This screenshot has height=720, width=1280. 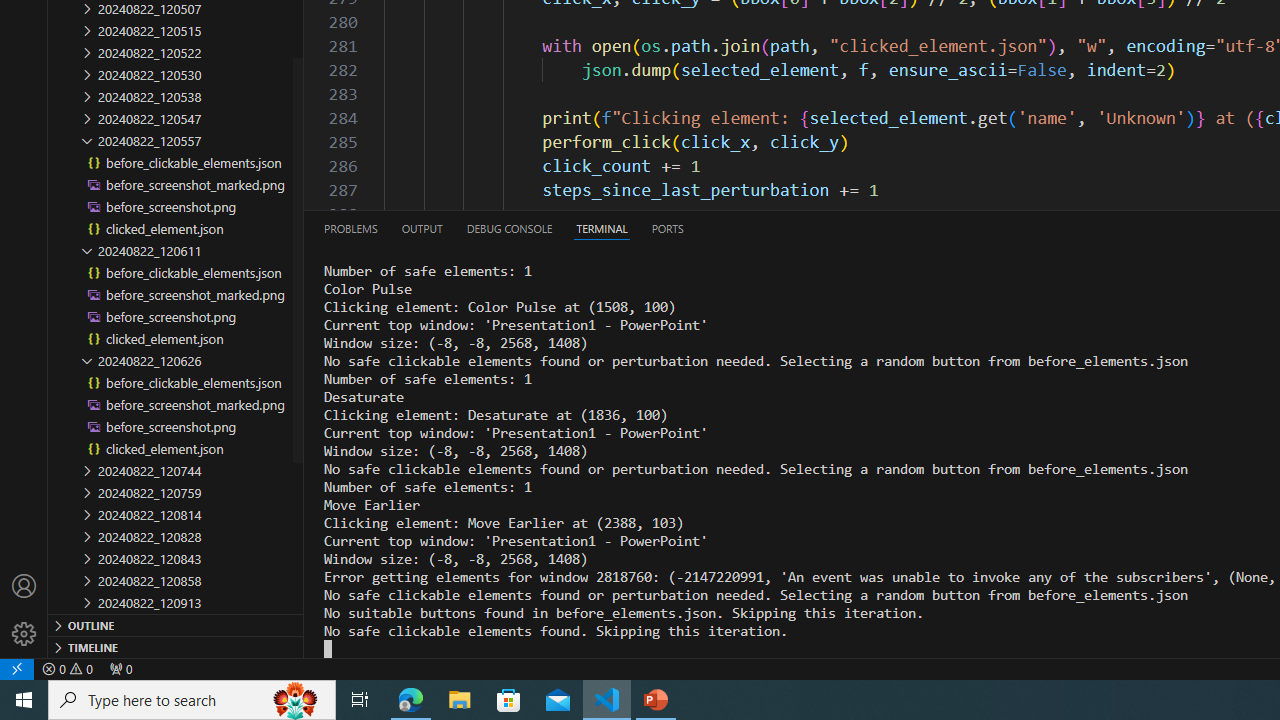 What do you see at coordinates (667, 227) in the screenshot?
I see `'Ports'` at bounding box center [667, 227].